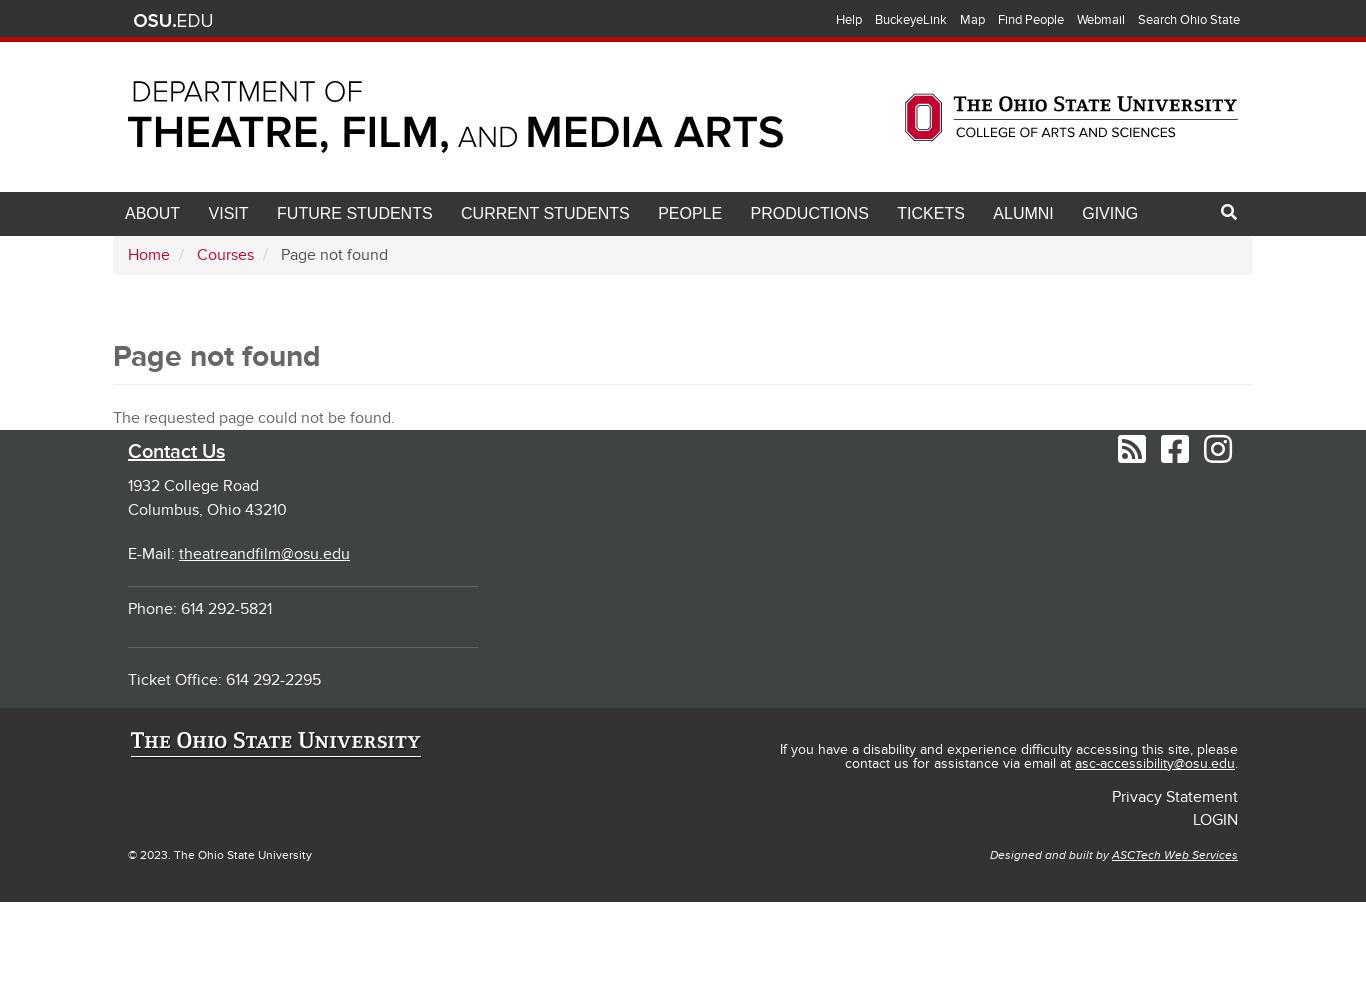 The image size is (1366, 1000). Describe the element at coordinates (1236, 762) in the screenshot. I see `'.'` at that location.